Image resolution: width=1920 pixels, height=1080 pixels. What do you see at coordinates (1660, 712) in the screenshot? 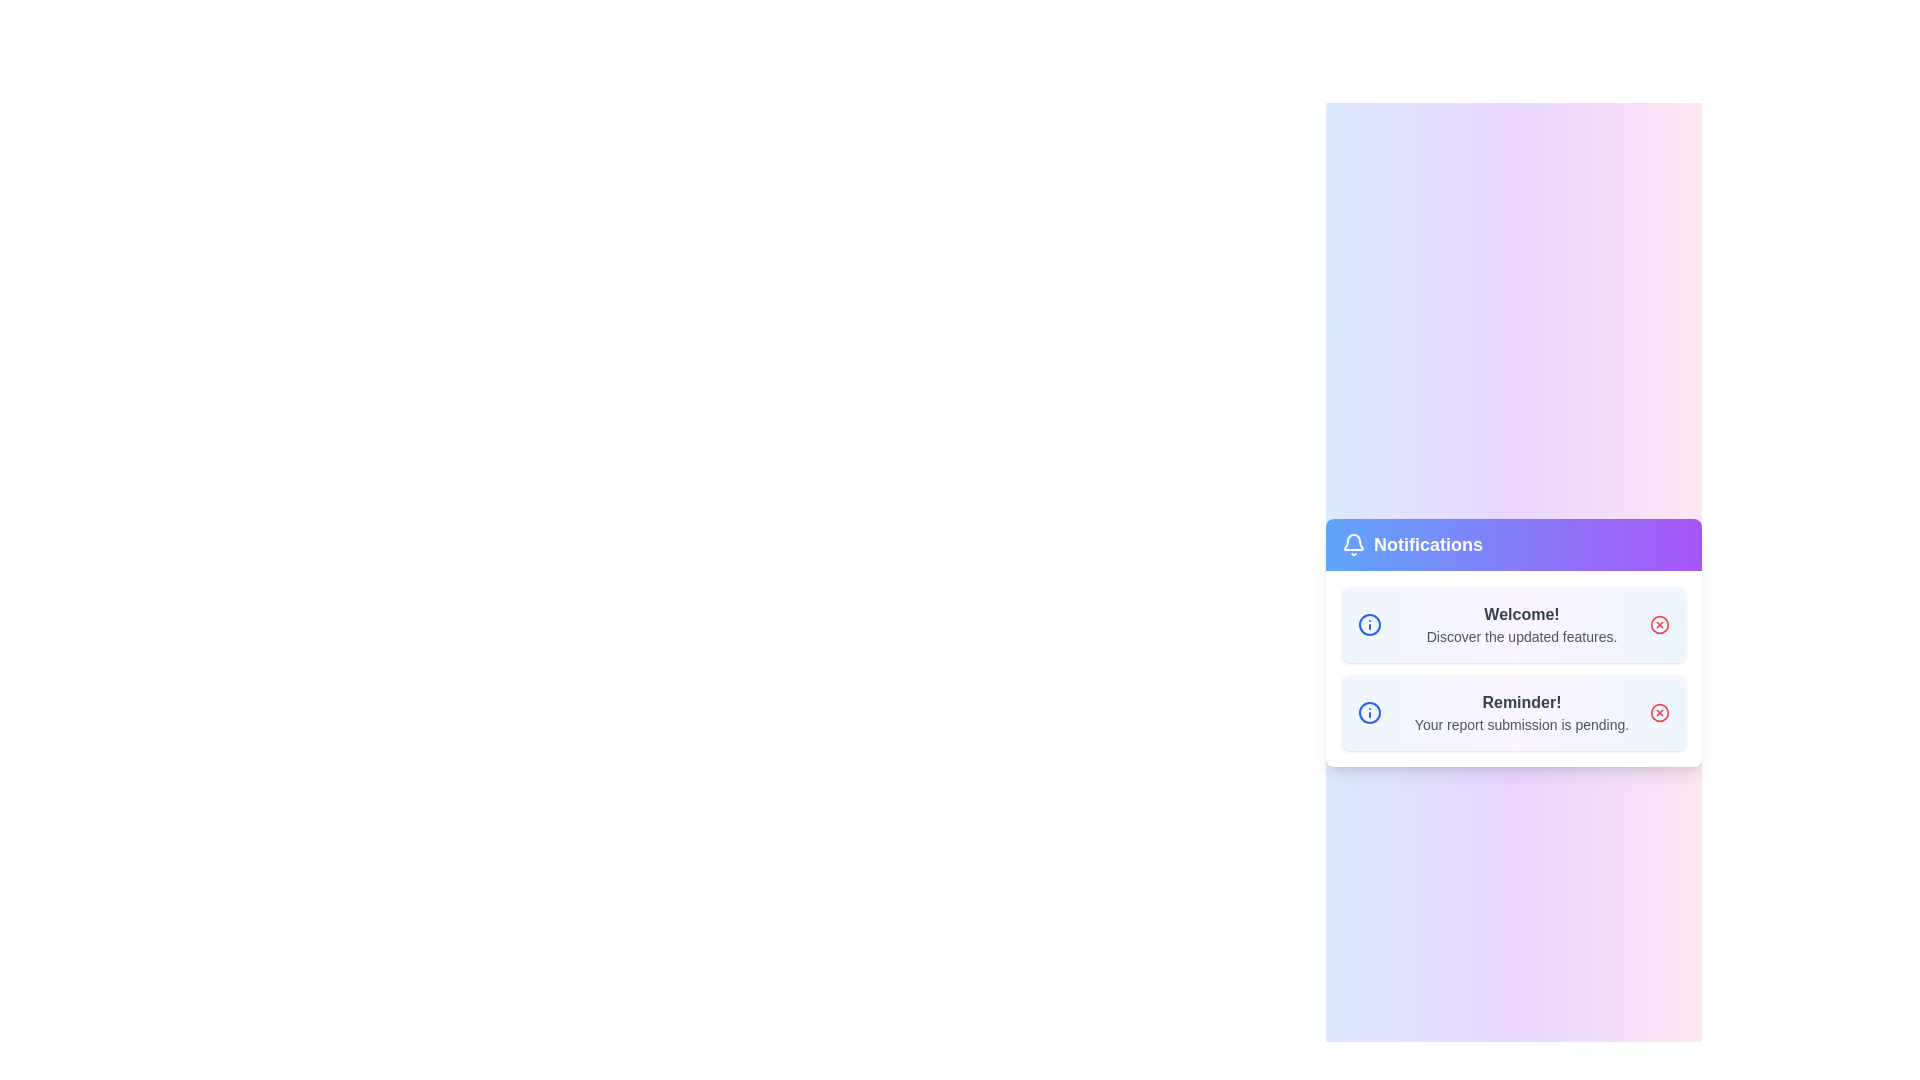
I see `the dismiss button located on the rightmost side of the notification box that contains the text 'Reminder! Your report submission is pending.'` at bounding box center [1660, 712].